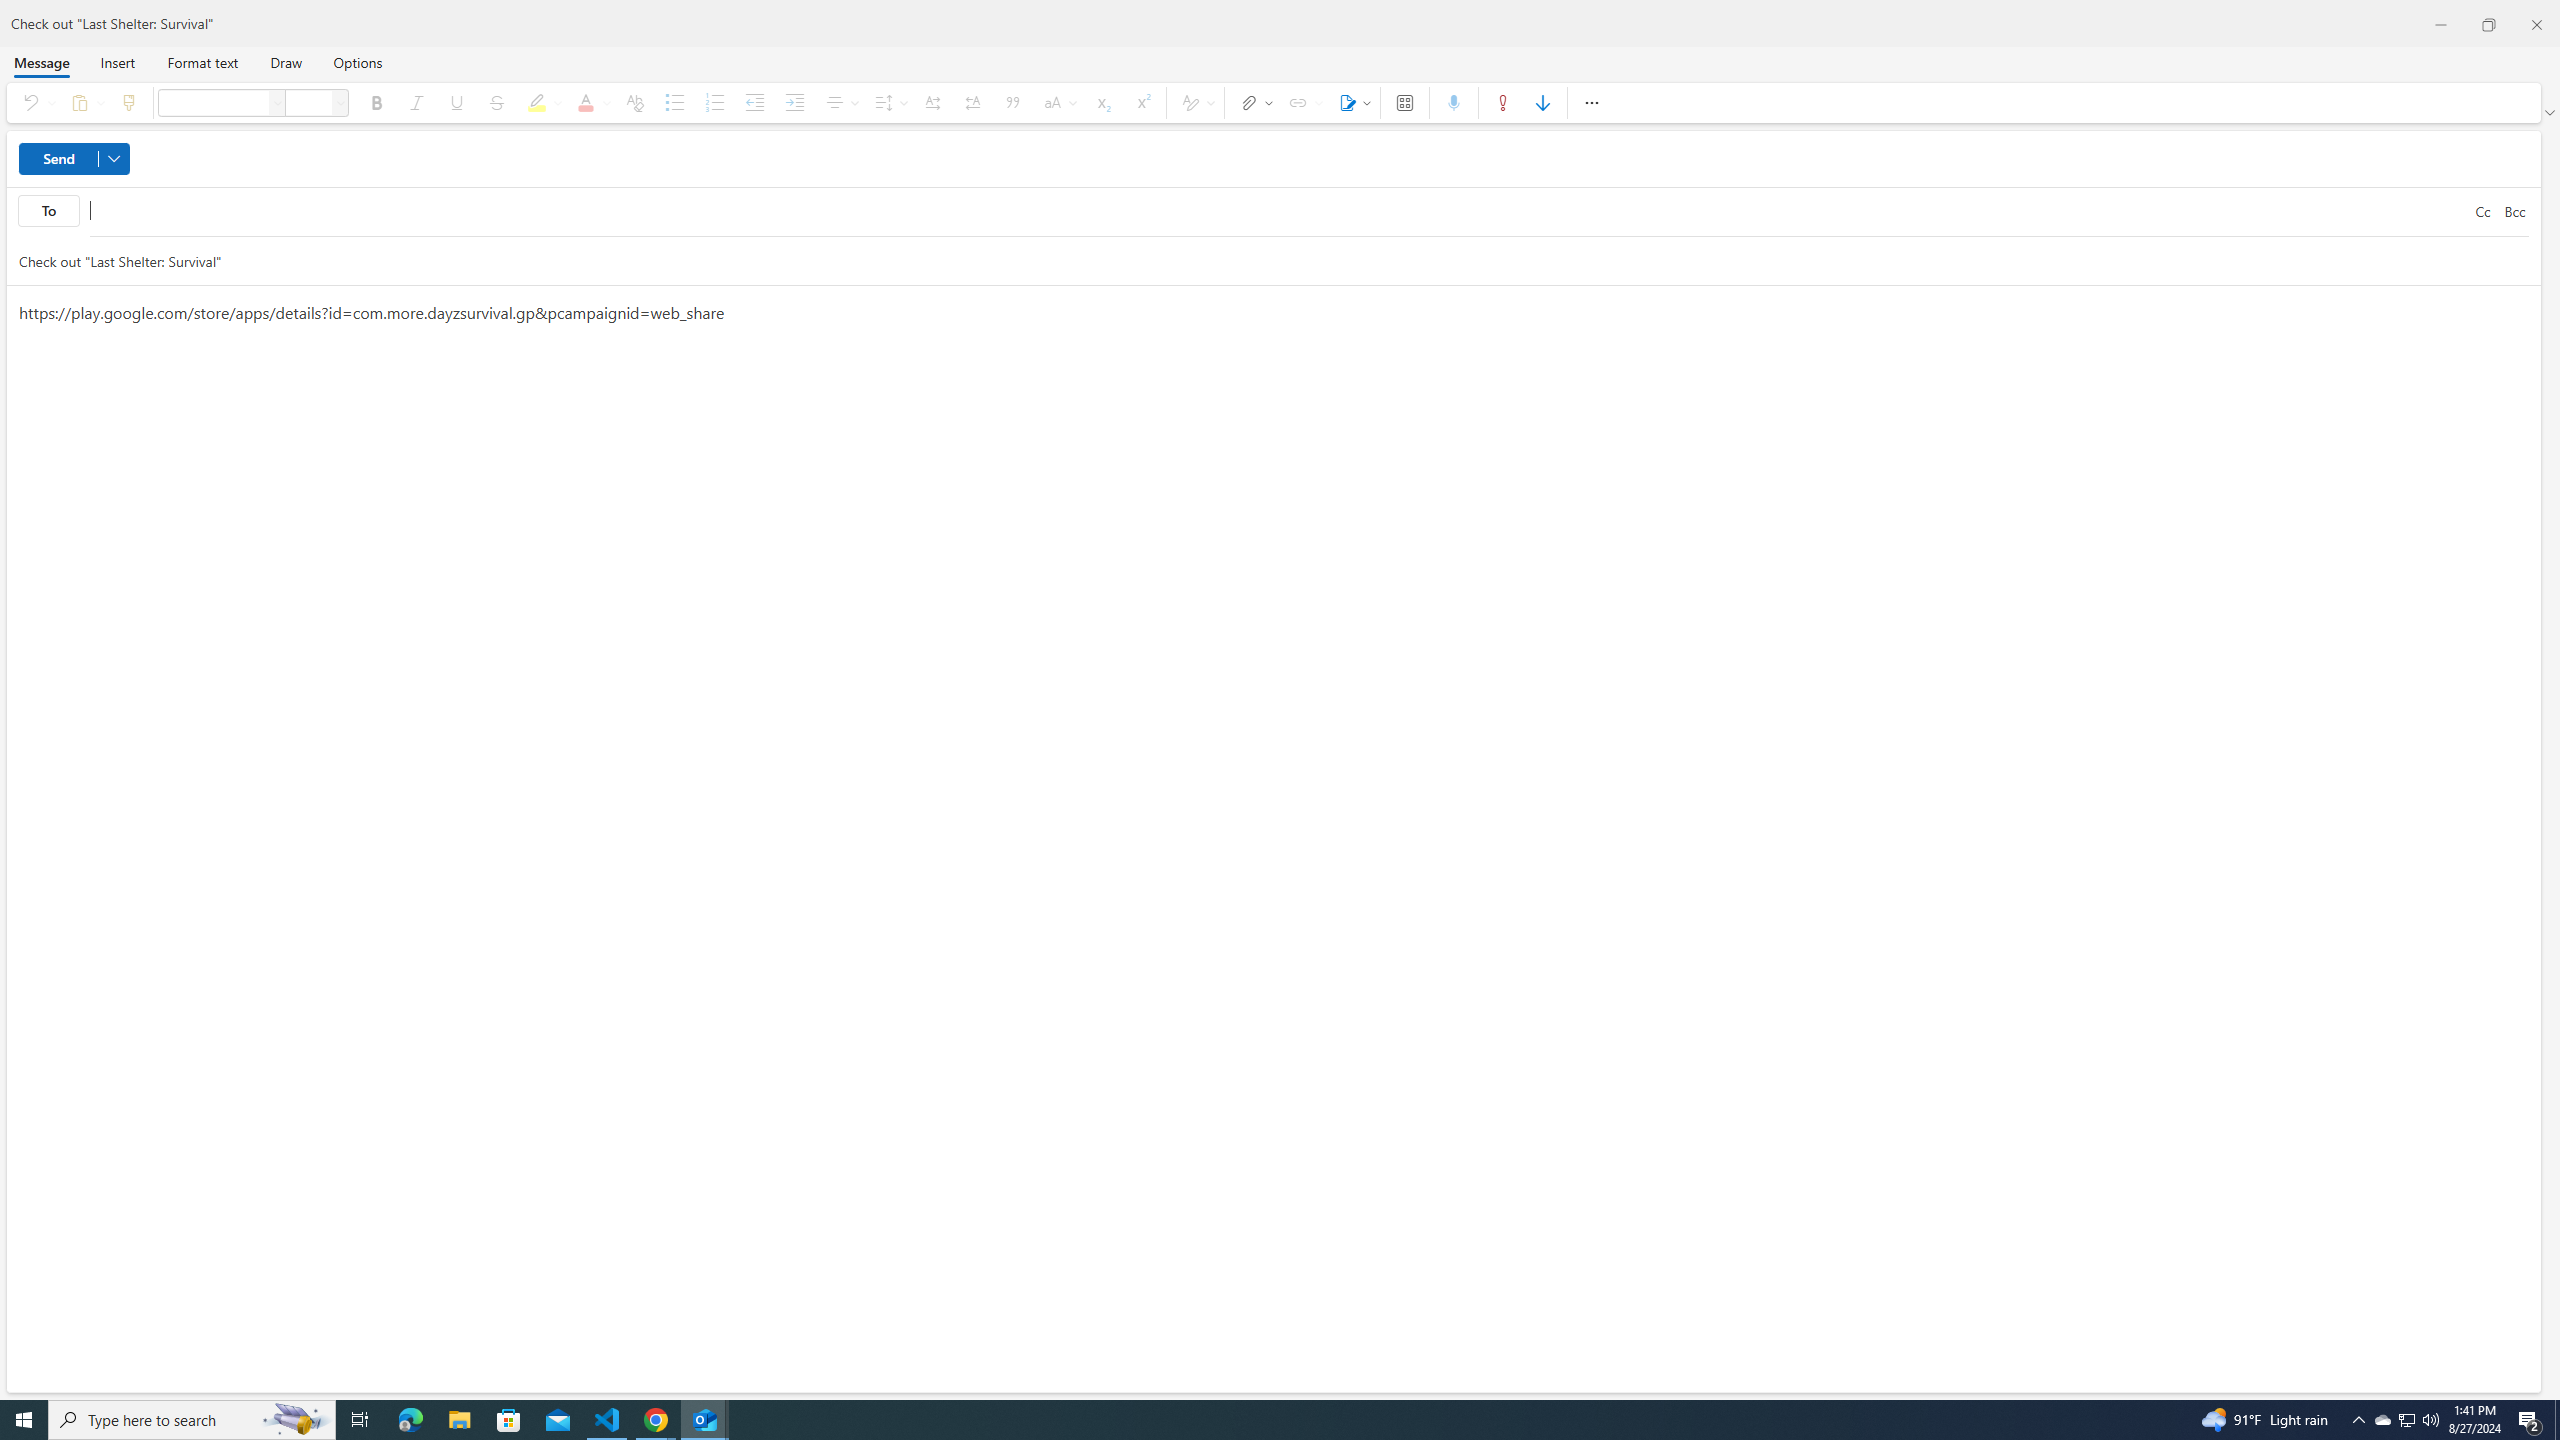 This screenshot has height=1440, width=2560. Describe the element at coordinates (713, 102) in the screenshot. I see `'Numbering'` at that location.